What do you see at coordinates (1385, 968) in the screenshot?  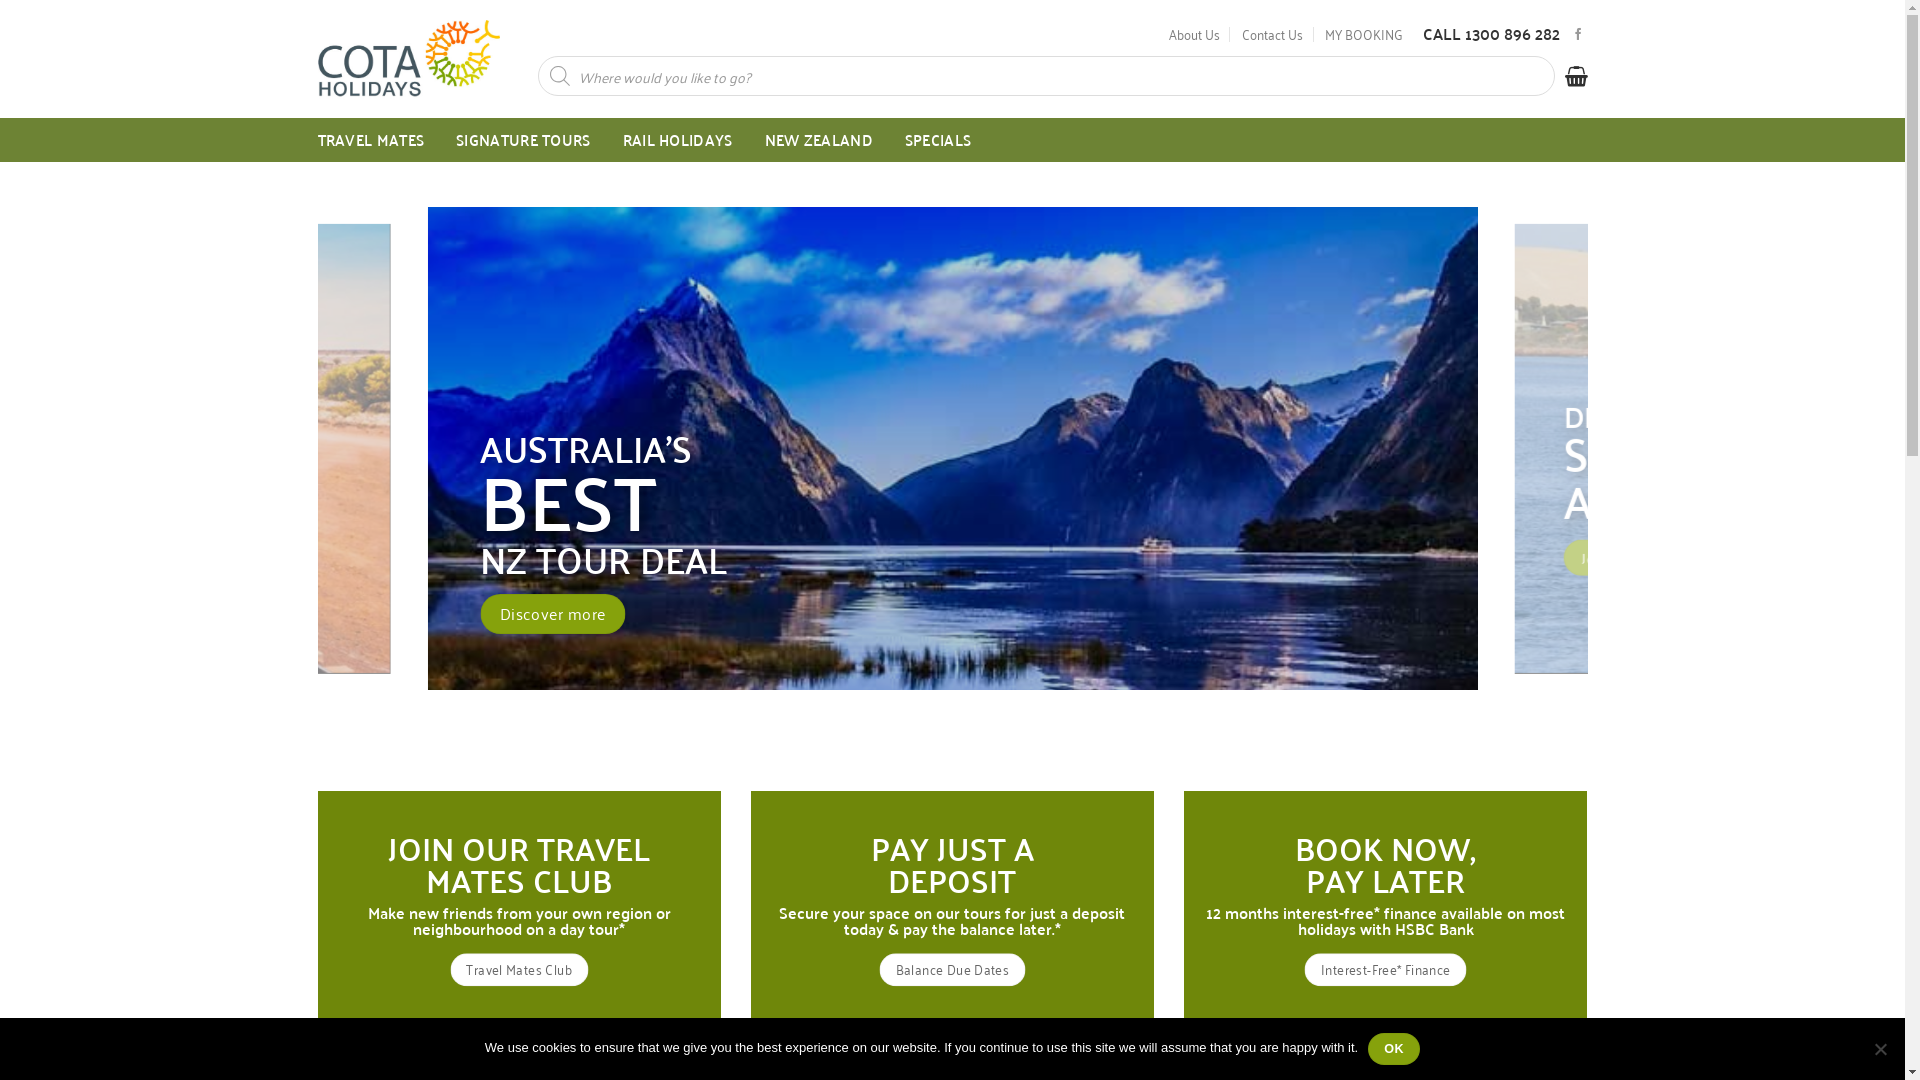 I see `'Interest-Free* Finance'` at bounding box center [1385, 968].